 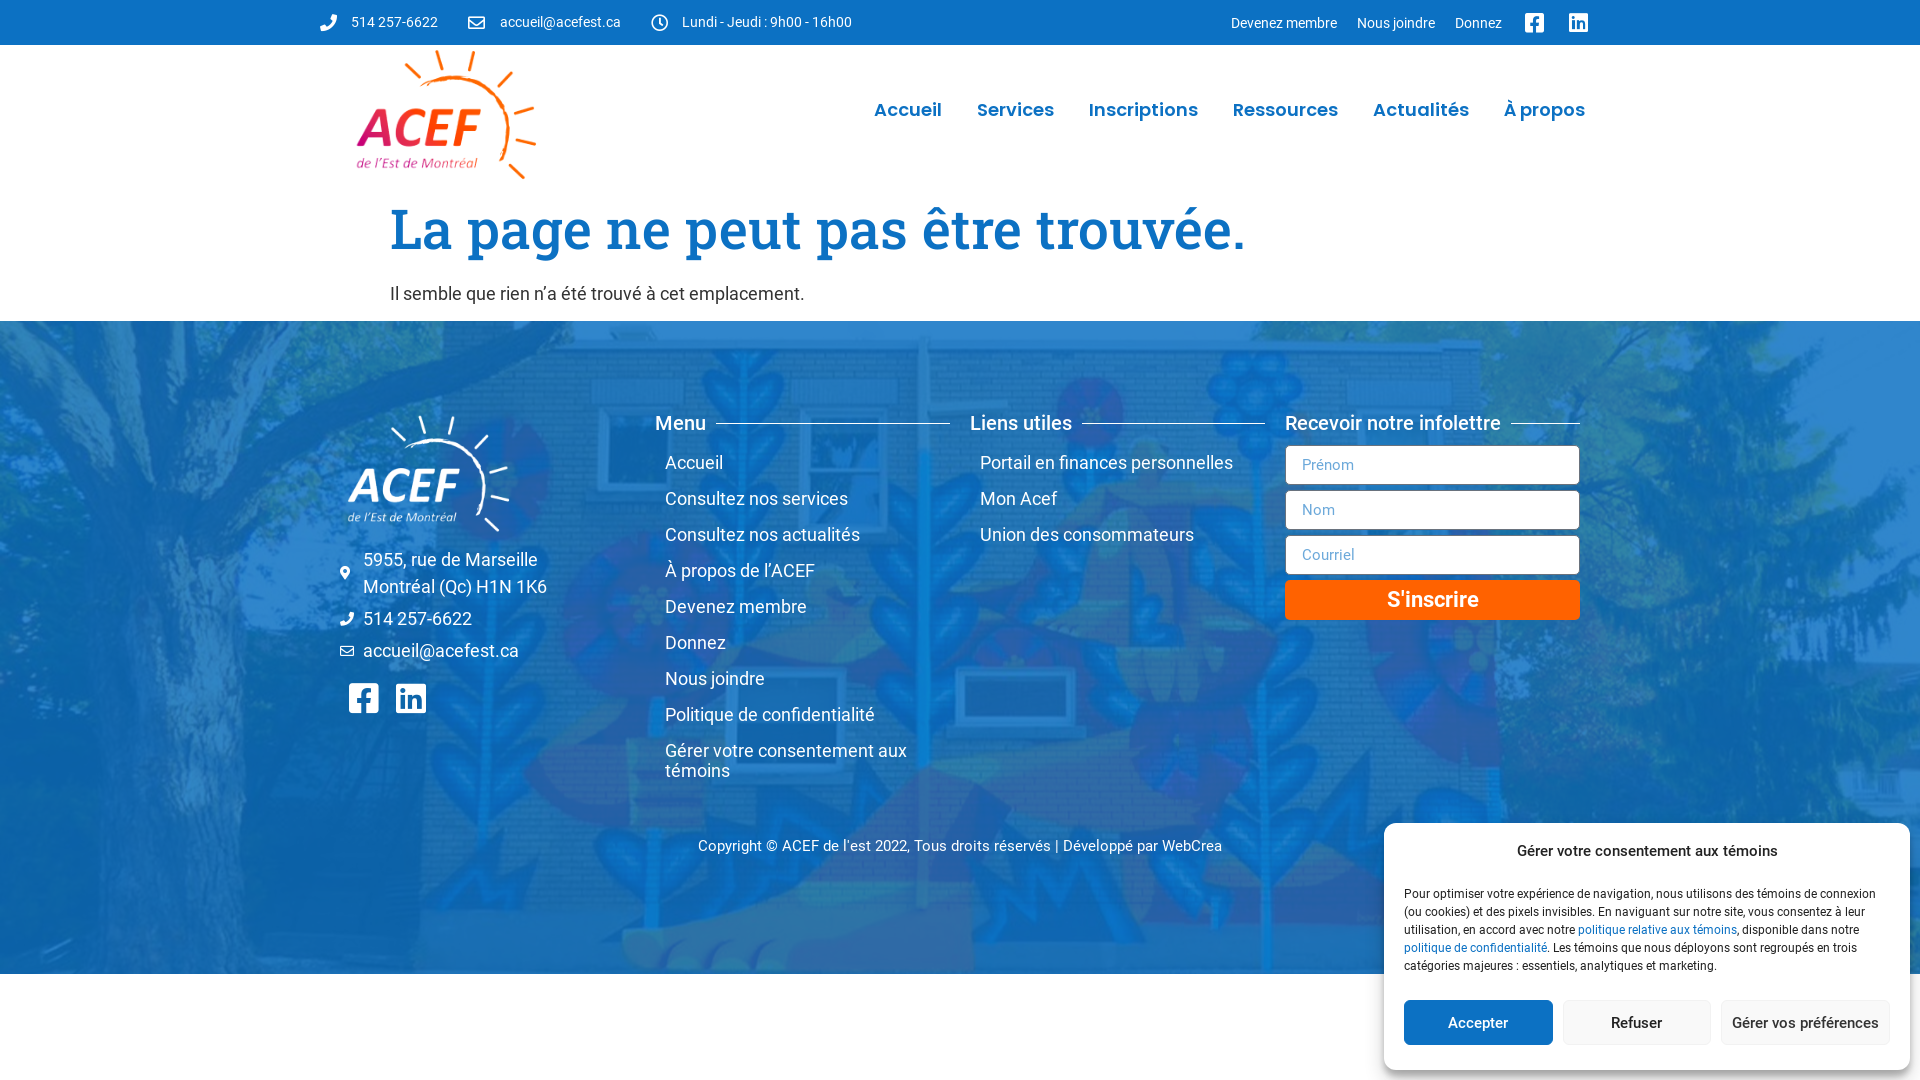 What do you see at coordinates (1116, 534) in the screenshot?
I see `'Union des consommateurs'` at bounding box center [1116, 534].